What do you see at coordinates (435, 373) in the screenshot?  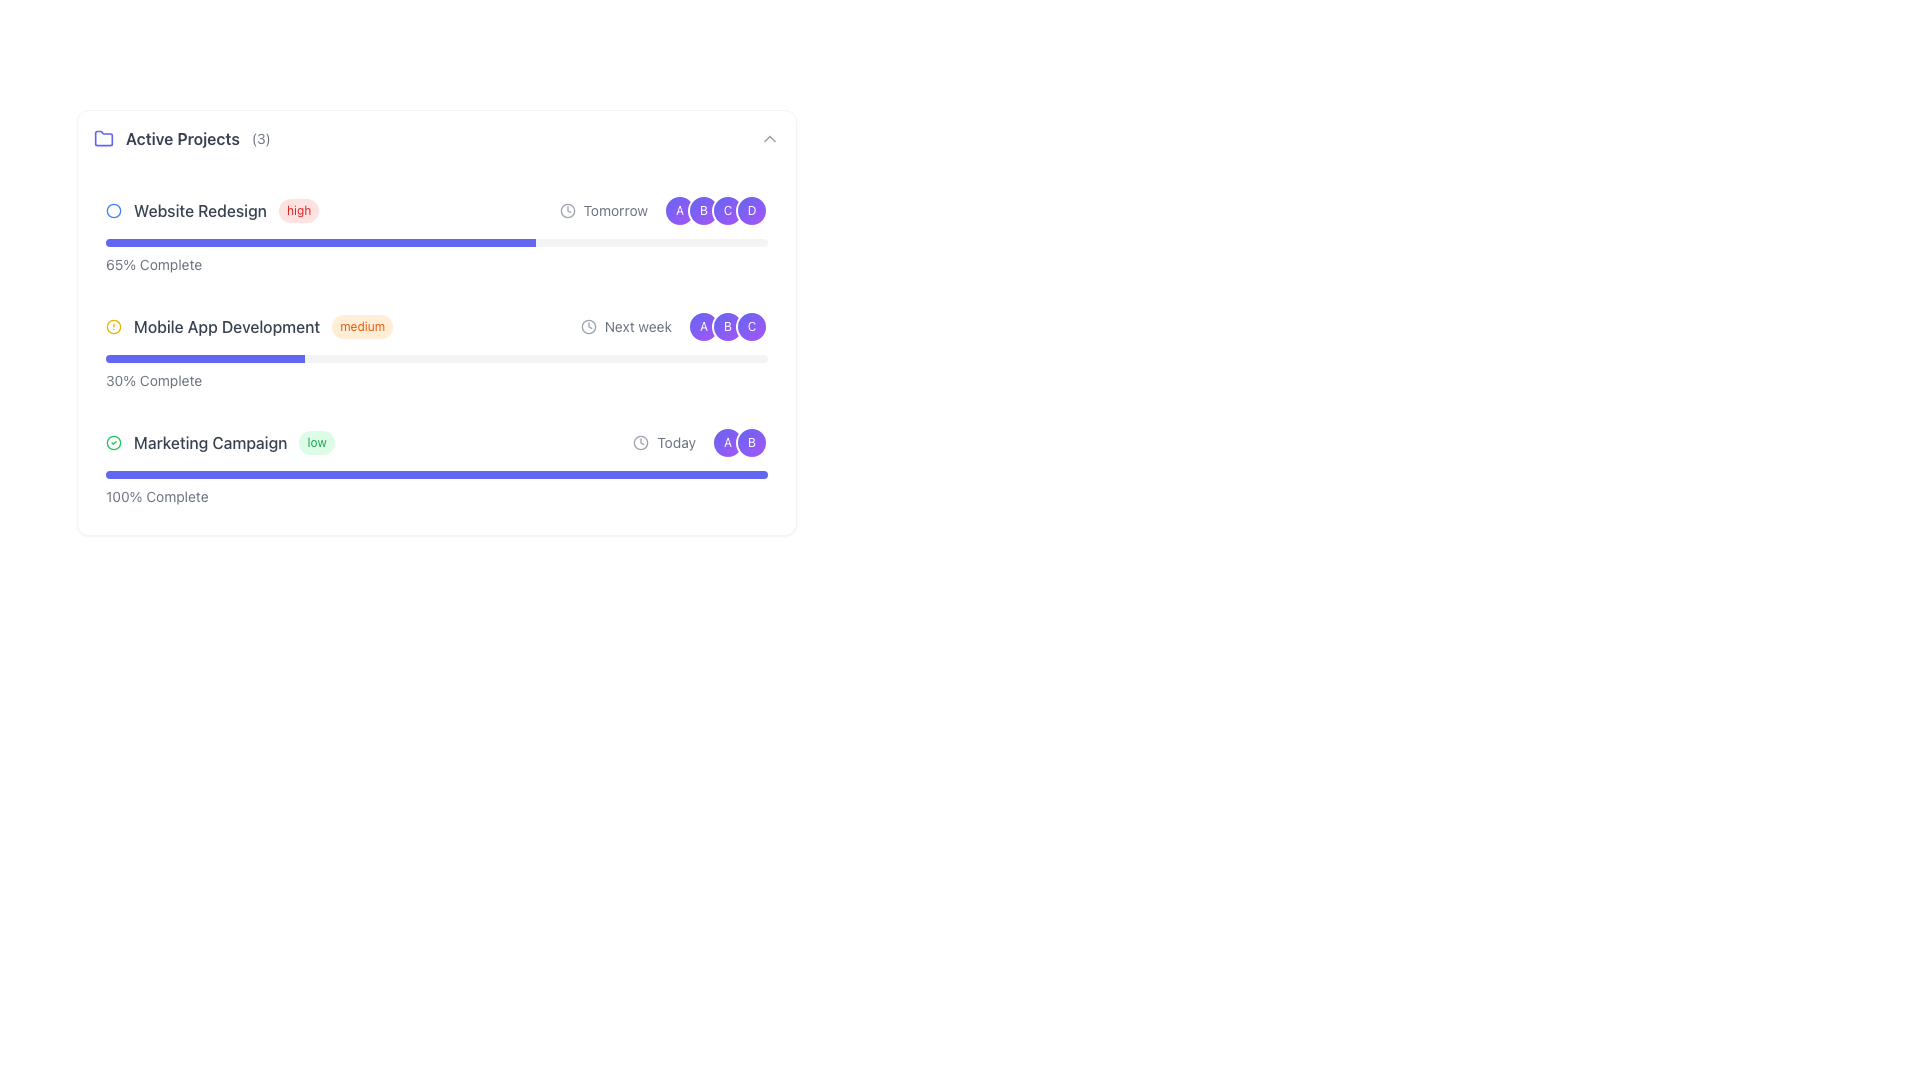 I see `the progress information of the progress bar located in the 'Mobile App Development' section of the 'Active Projects' list, which indicates a completion status of 30%` at bounding box center [435, 373].